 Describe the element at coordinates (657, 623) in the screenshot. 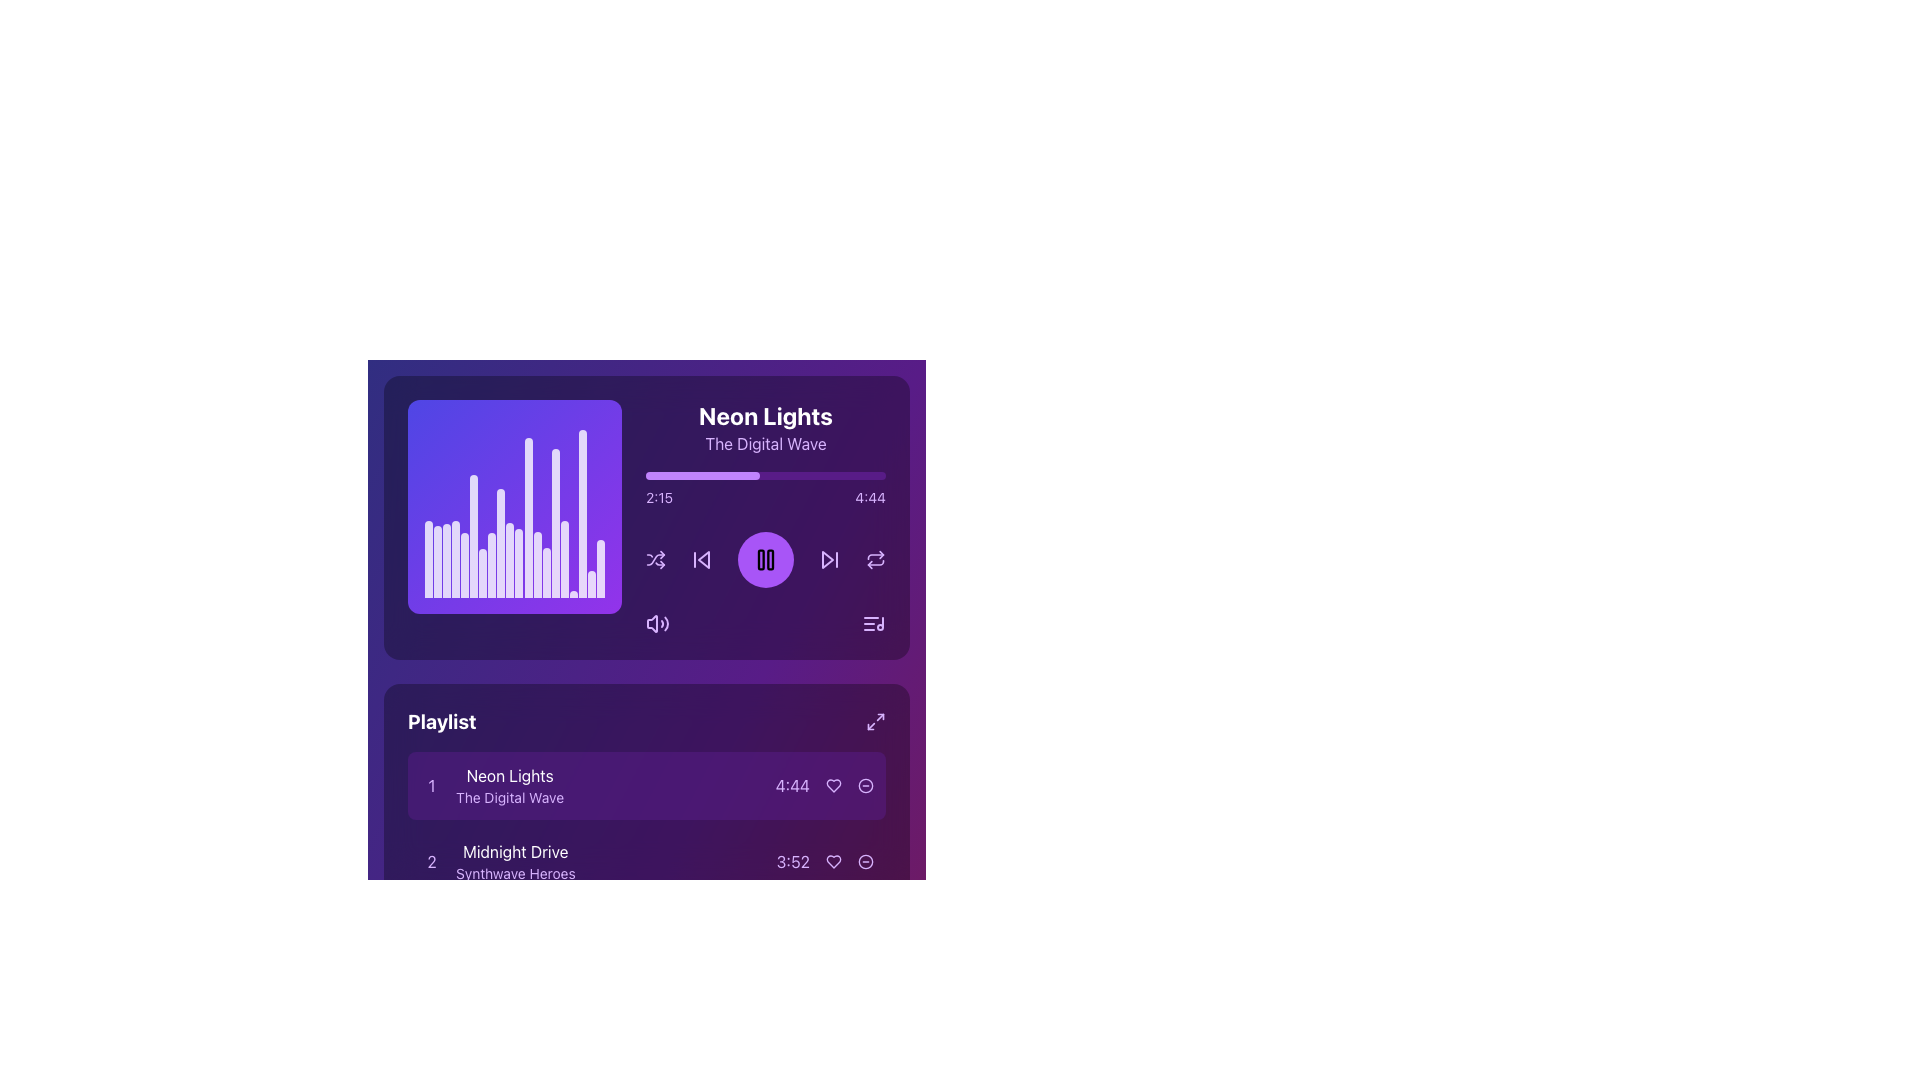

I see `the muted volume icon shaped like a speaker emitting sound waves, located in the upper section of the interface to mute/unmute the volume` at that location.